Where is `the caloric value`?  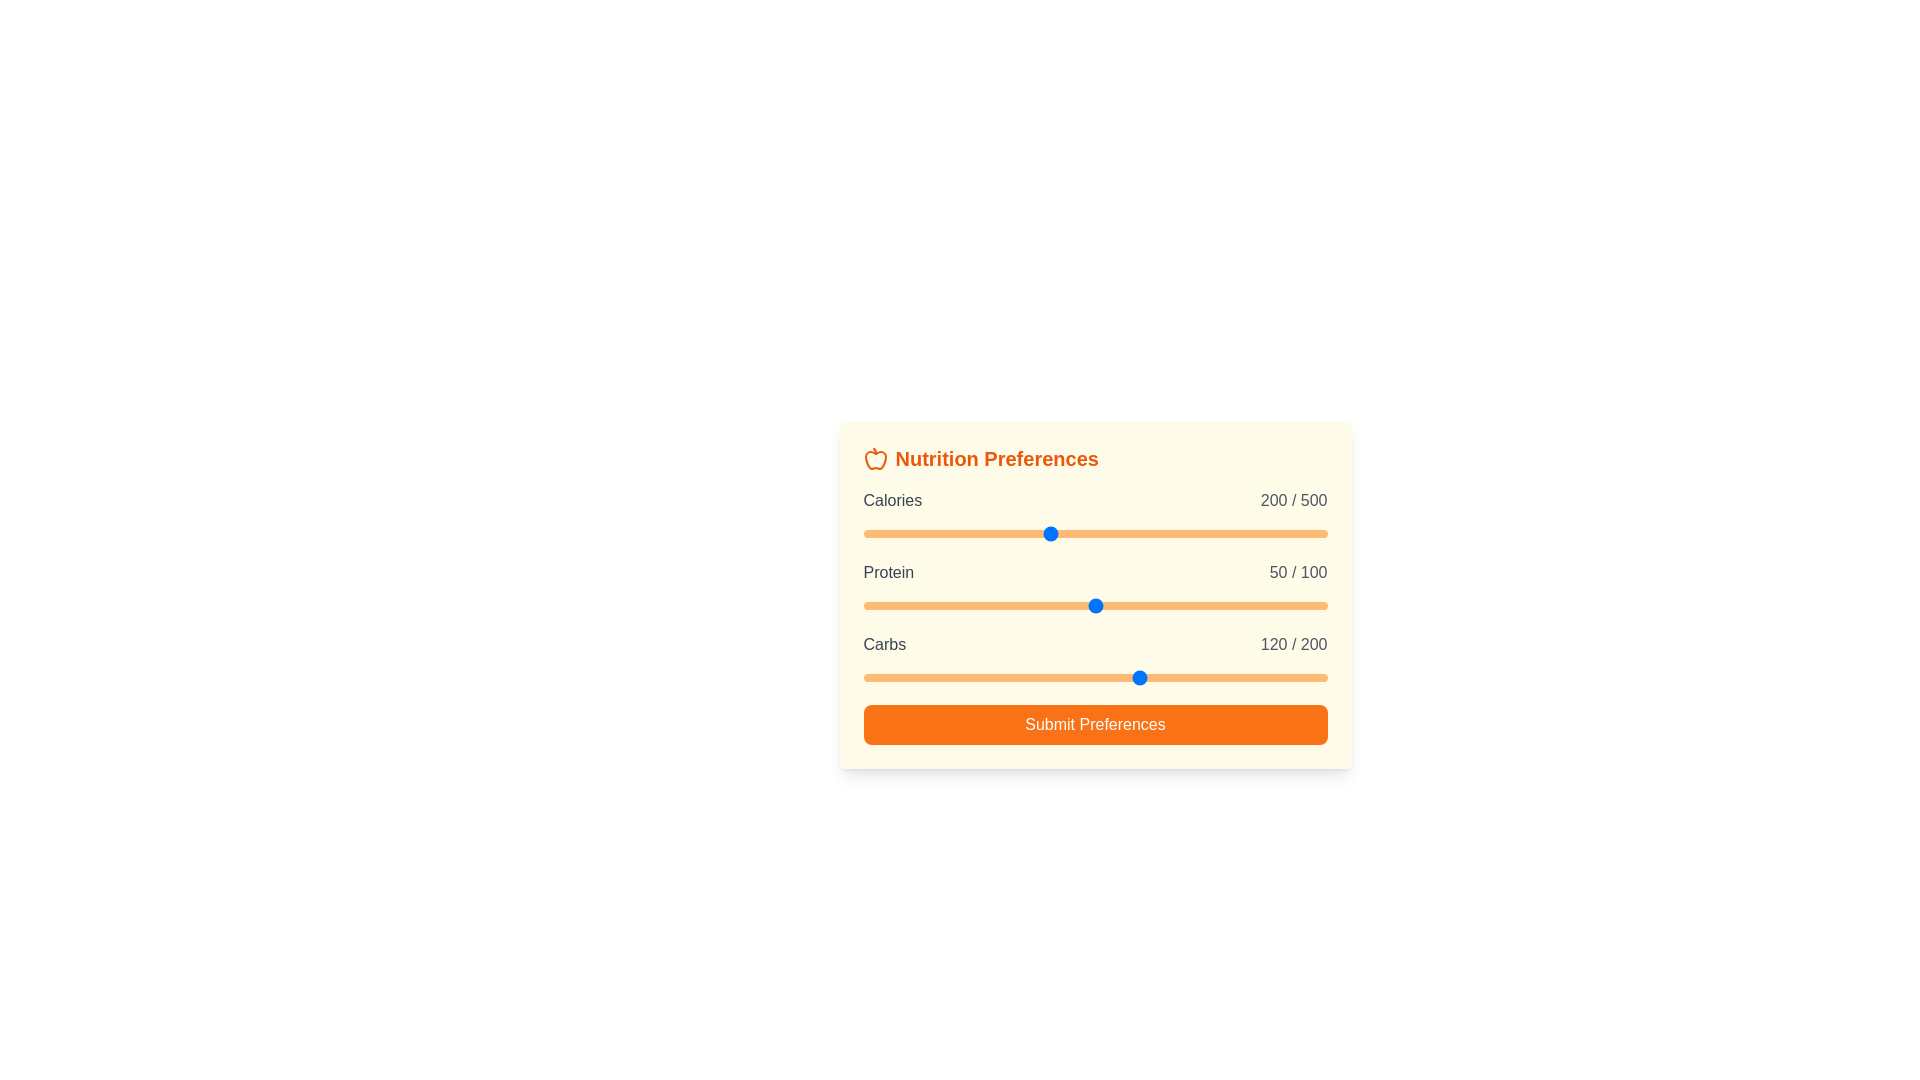
the caloric value is located at coordinates (1095, 532).